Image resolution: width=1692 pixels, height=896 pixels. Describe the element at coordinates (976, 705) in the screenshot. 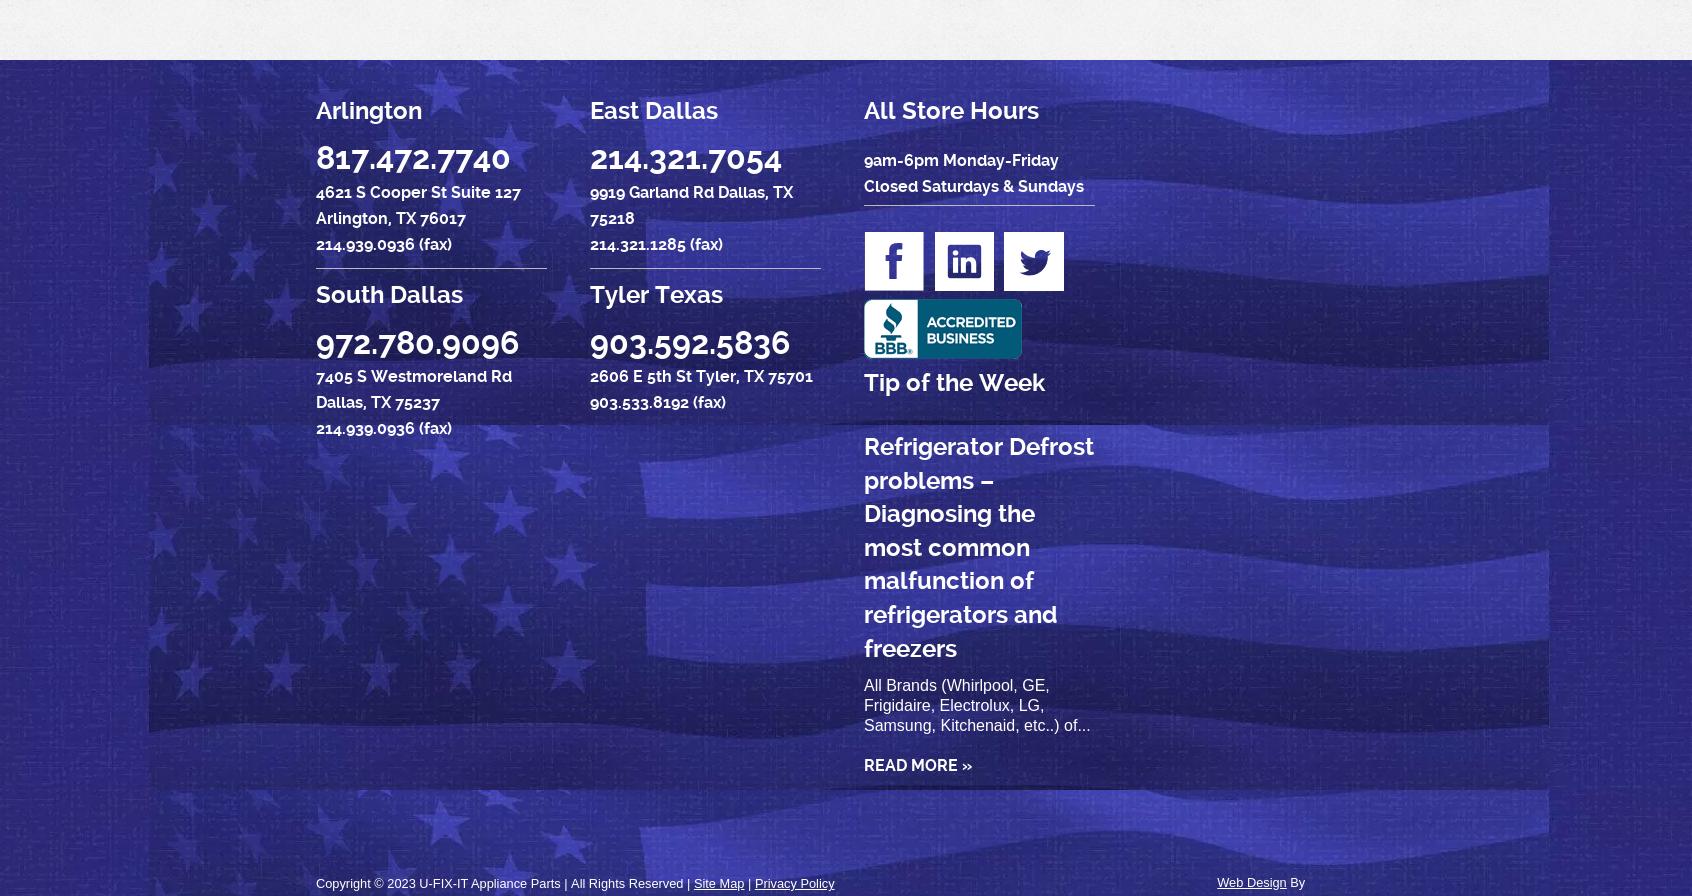

I see `'All Brands (Whirlpool, GE, Frigidaire, Electrolux, LG, Samsung, Kitchenaid, etc..) of...'` at that location.